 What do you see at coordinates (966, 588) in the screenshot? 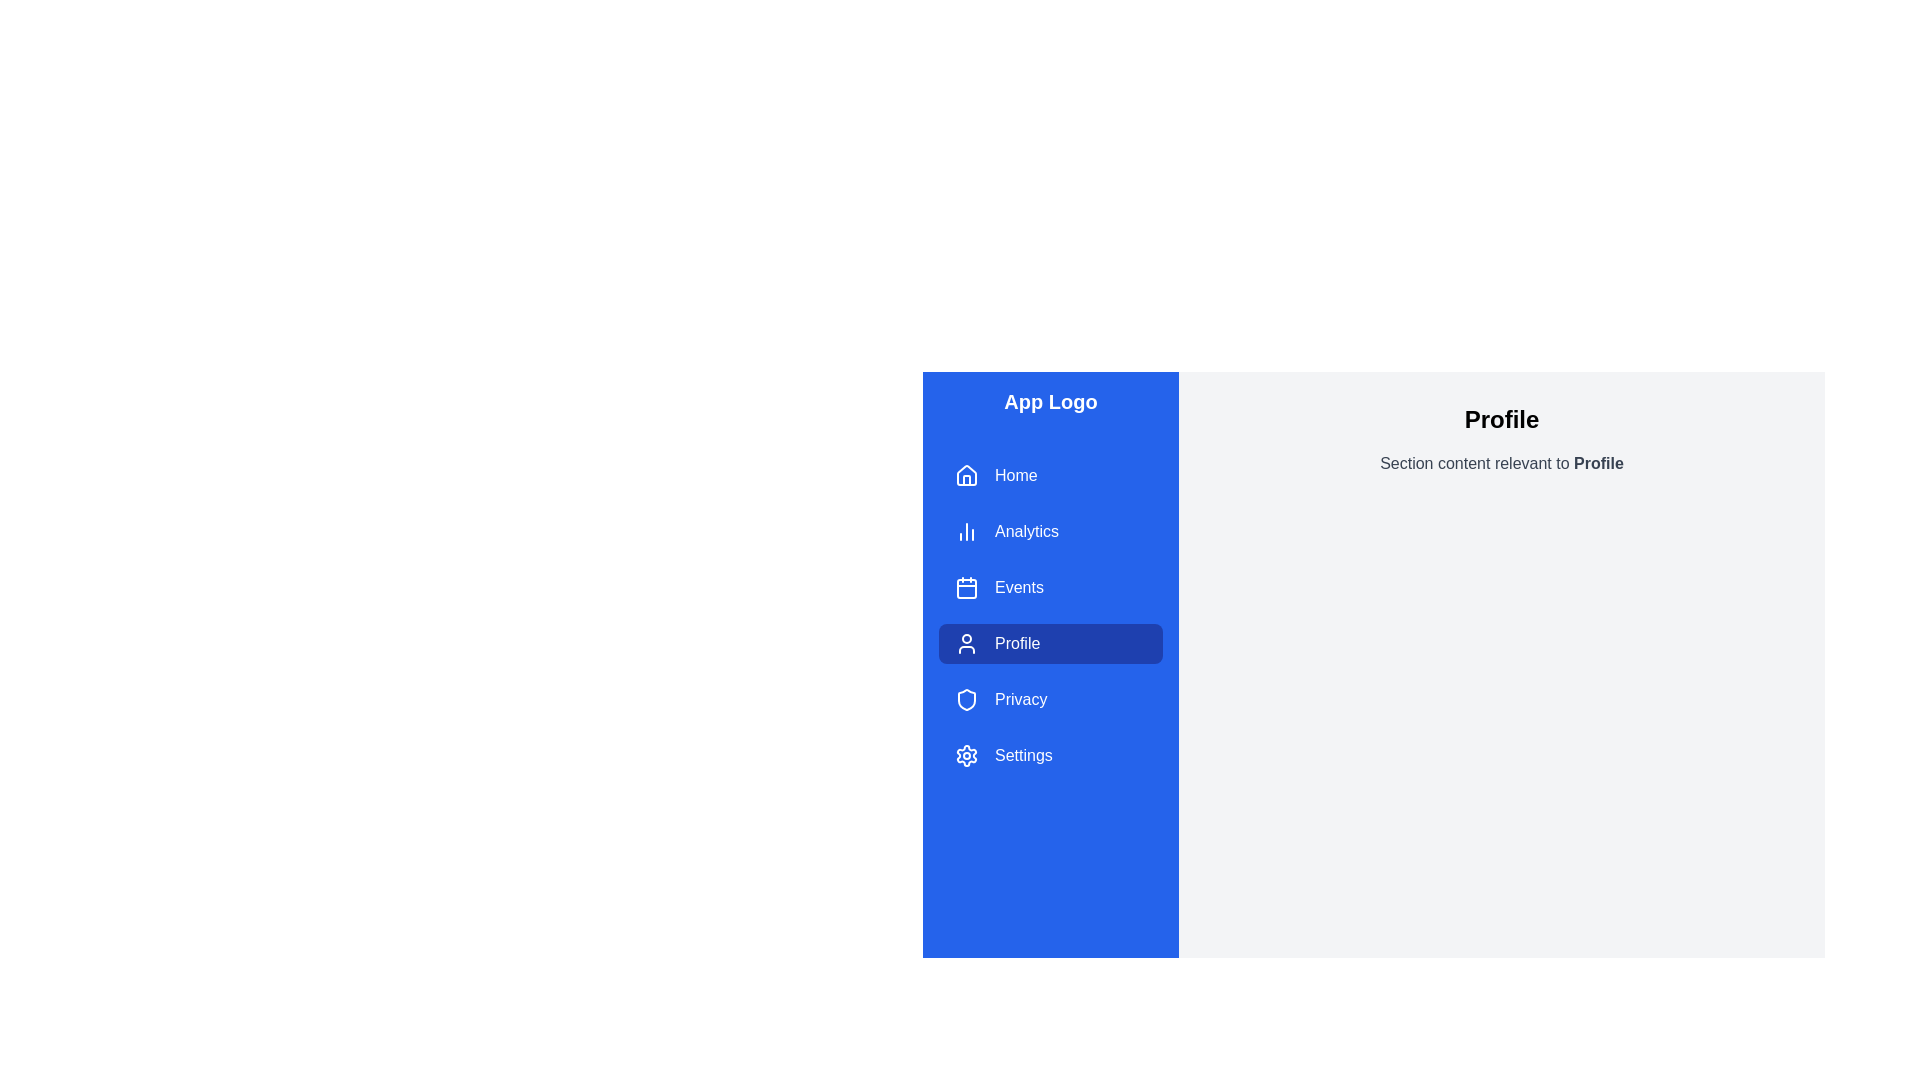
I see `the blue background rectangle of the calendar icon located under the 'Events' menu item in the sidebar` at bounding box center [966, 588].